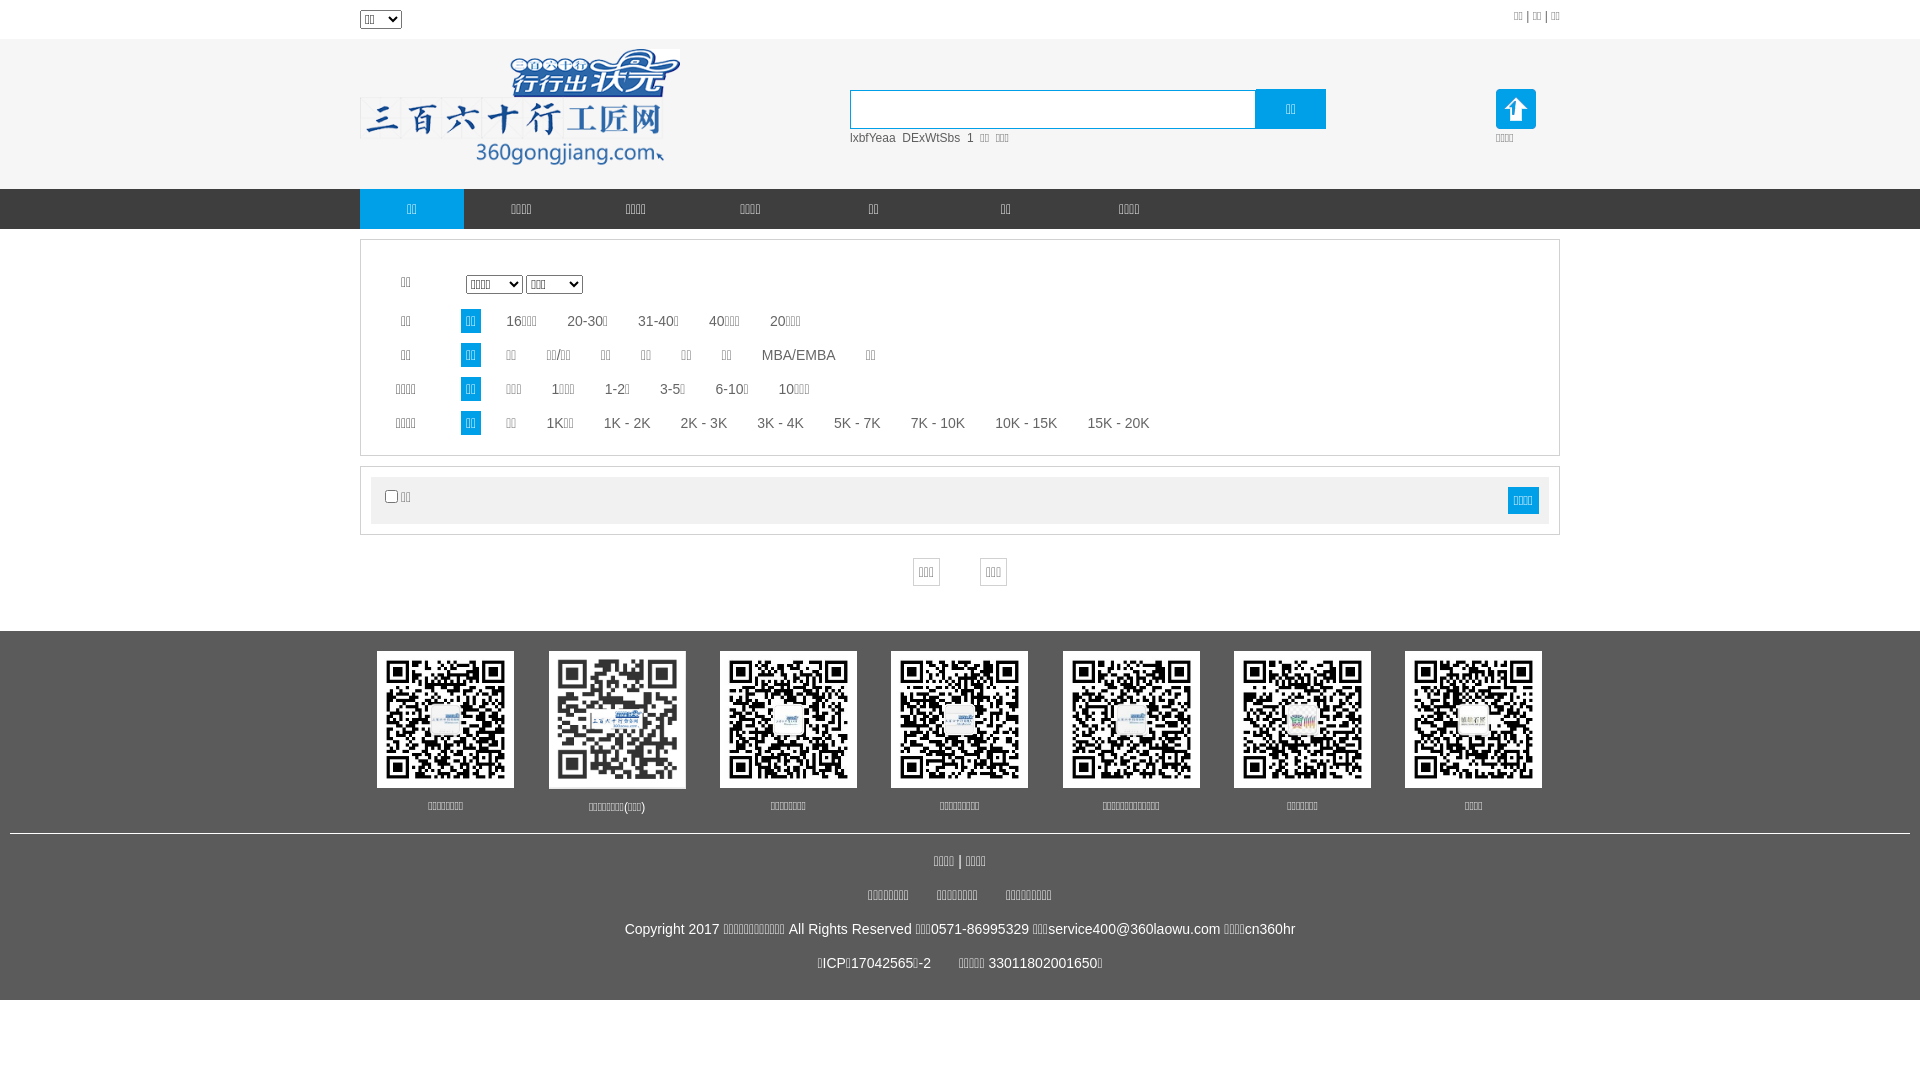 This screenshot has height=1080, width=1920. Describe the element at coordinates (857, 422) in the screenshot. I see `'5K - 7K'` at that location.